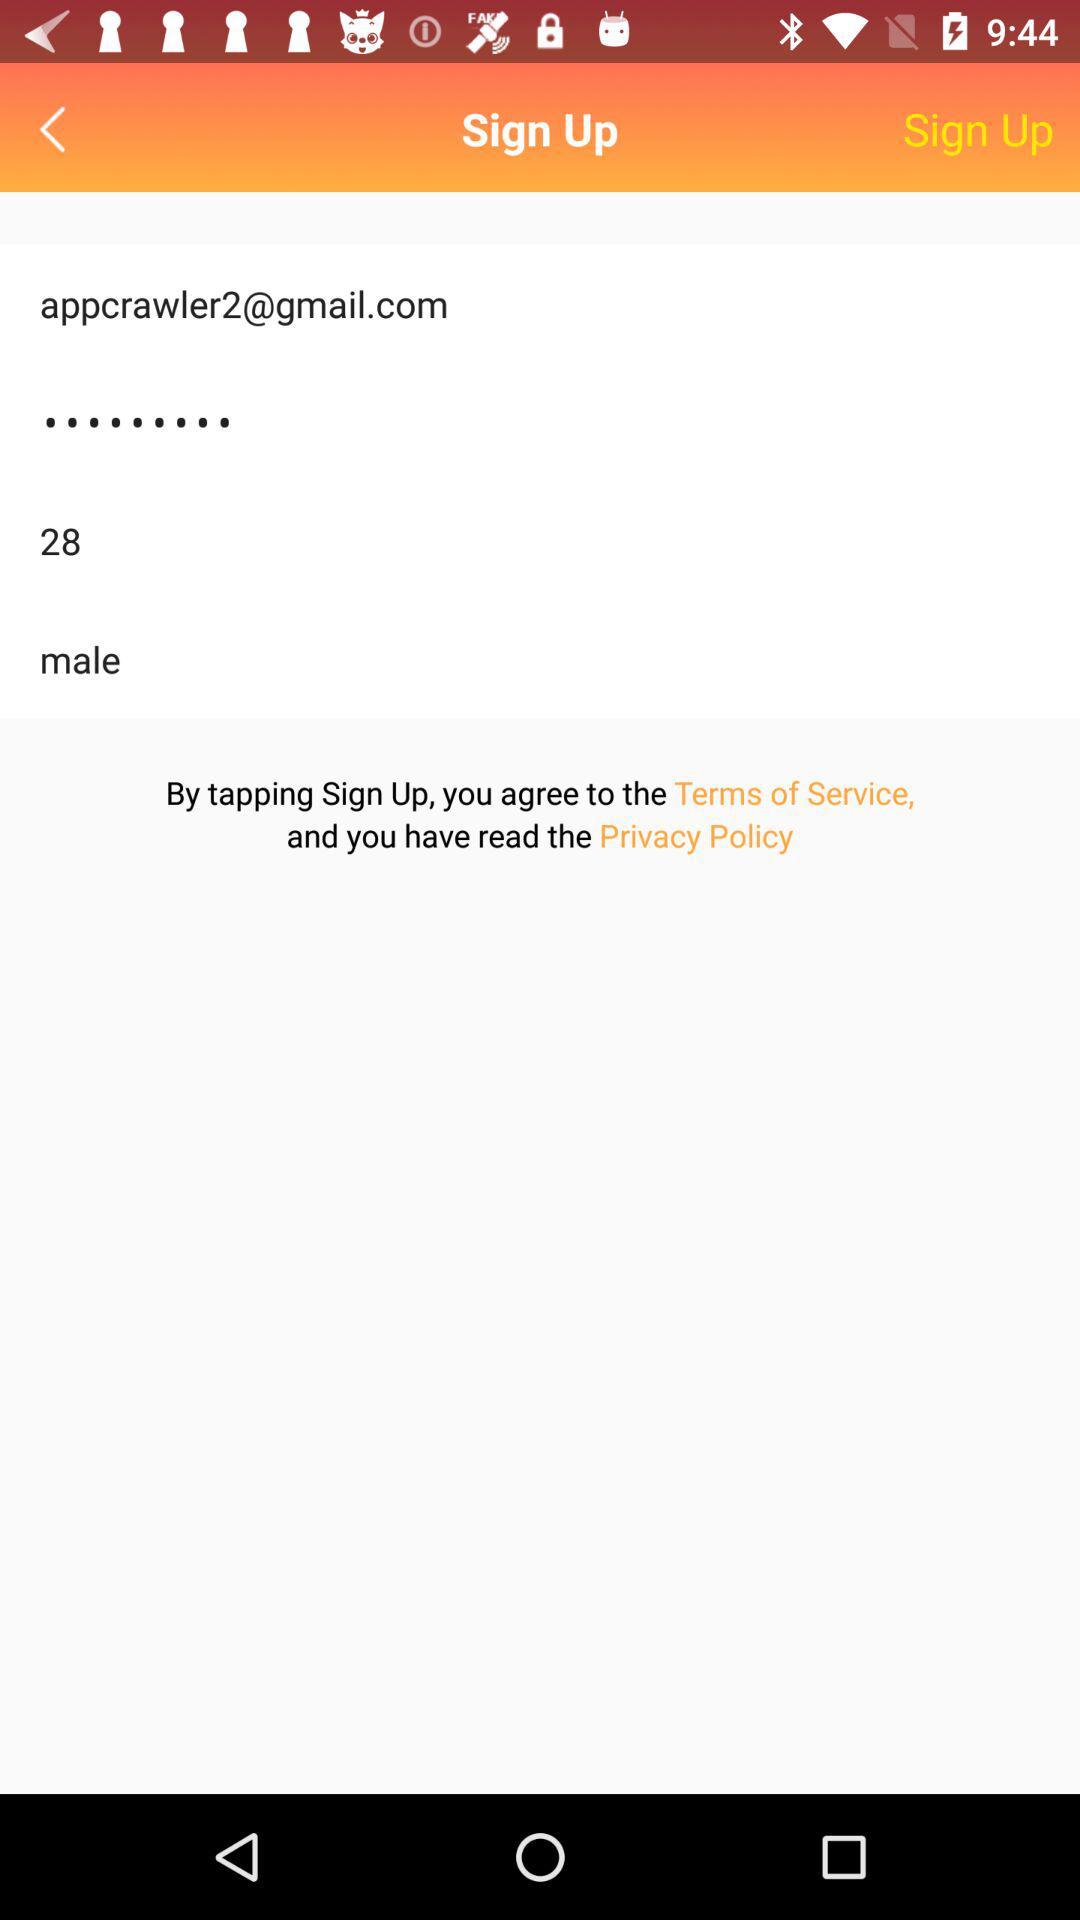 This screenshot has height=1920, width=1080. What do you see at coordinates (540, 421) in the screenshot?
I see `crowd3116` at bounding box center [540, 421].